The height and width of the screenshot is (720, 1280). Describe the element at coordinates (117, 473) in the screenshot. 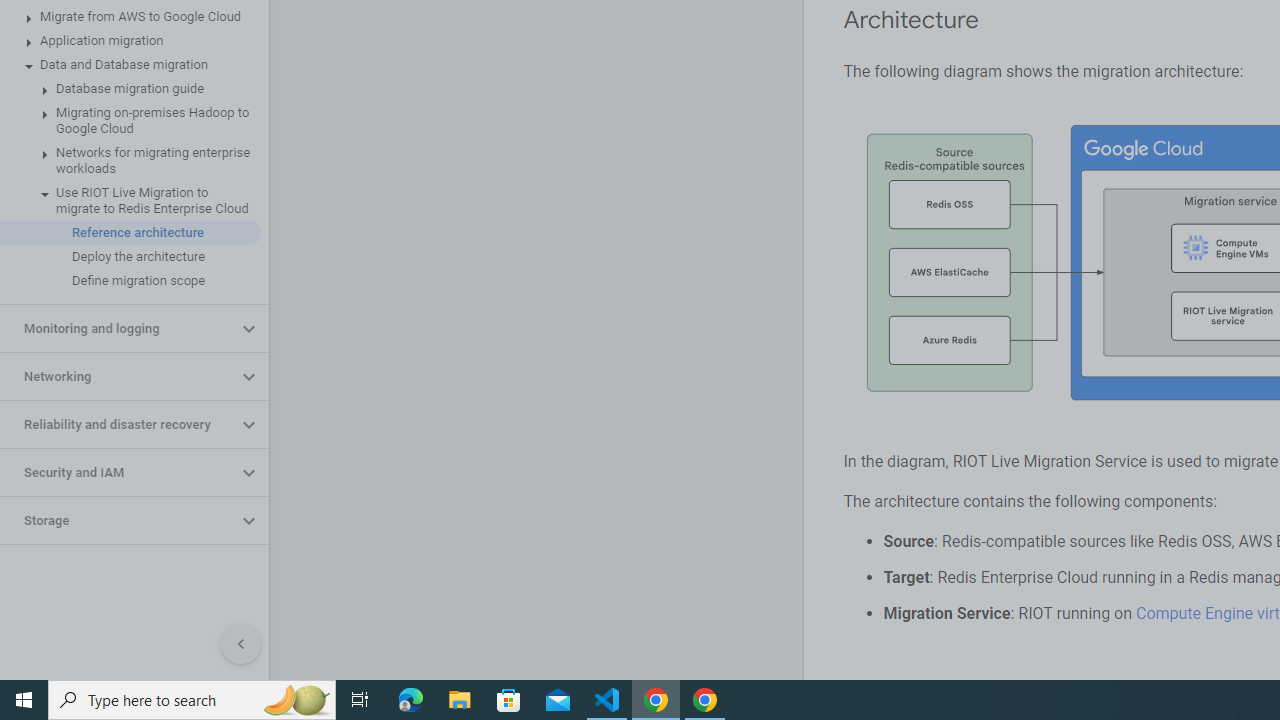

I see `'Security and IAM'` at that location.